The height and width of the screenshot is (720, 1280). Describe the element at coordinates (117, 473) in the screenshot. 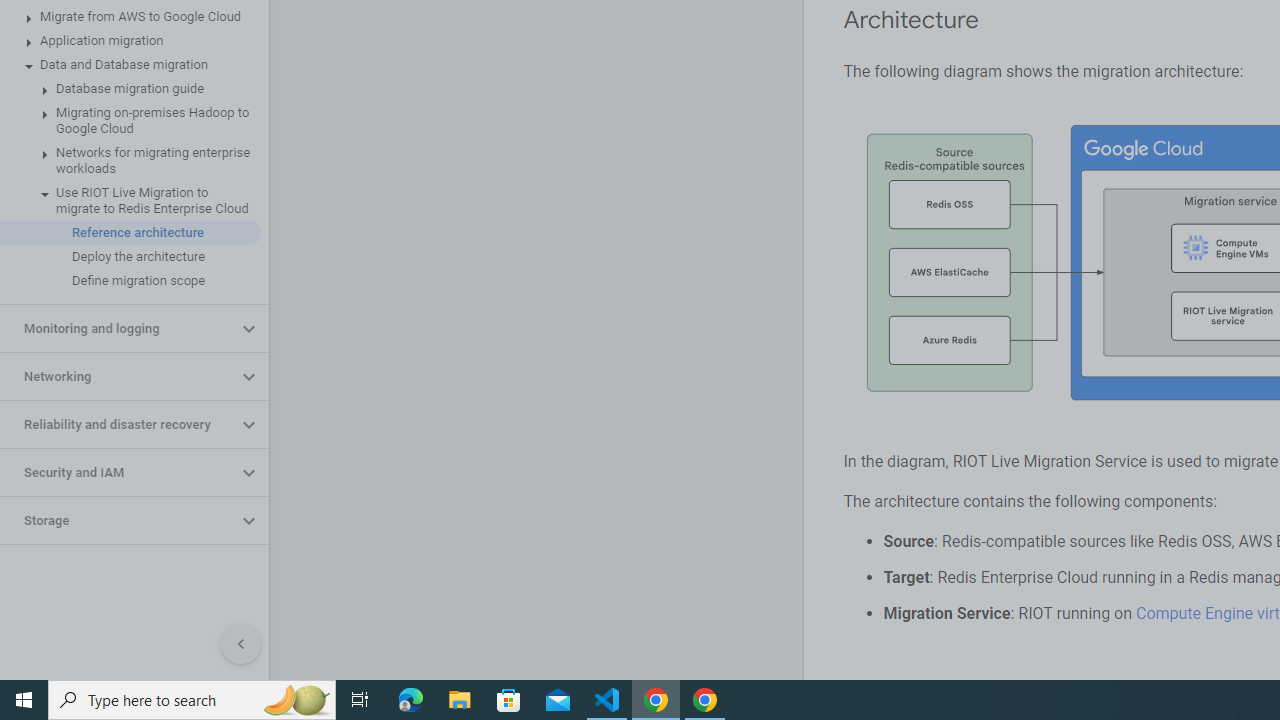

I see `'Security and IAM'` at that location.